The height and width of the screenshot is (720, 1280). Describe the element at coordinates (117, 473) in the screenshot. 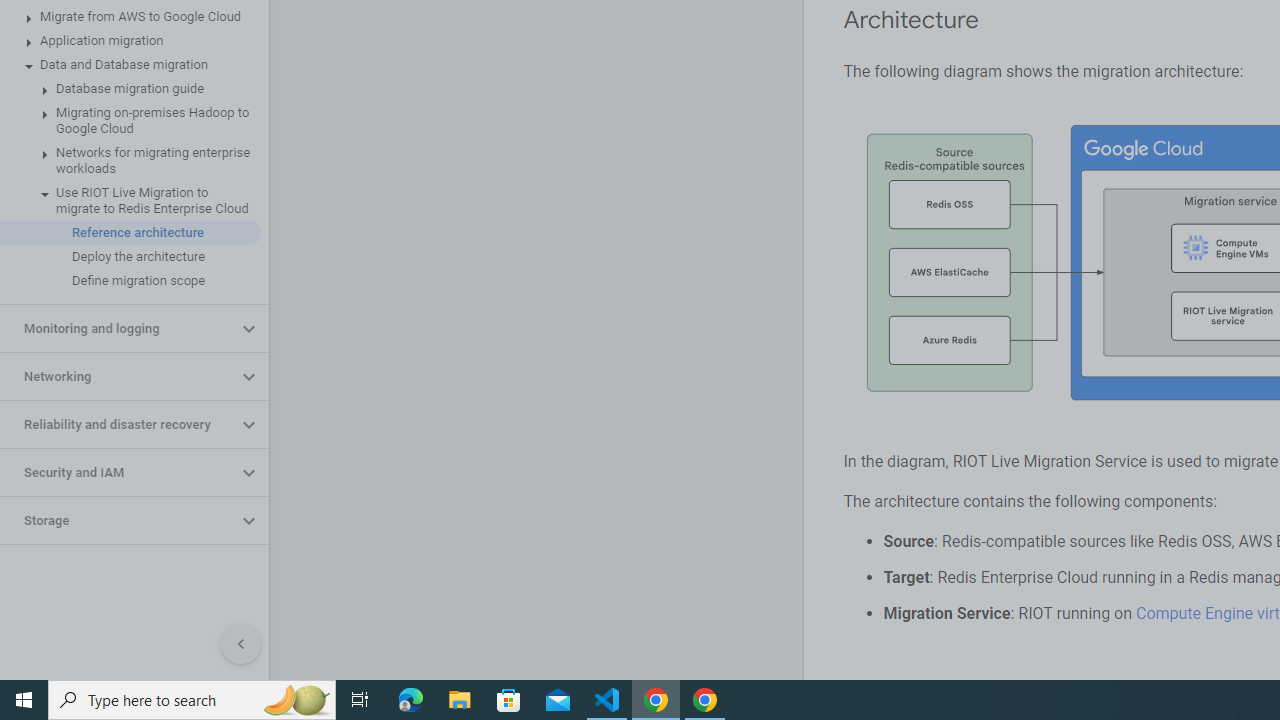

I see `'Security and IAM'` at that location.